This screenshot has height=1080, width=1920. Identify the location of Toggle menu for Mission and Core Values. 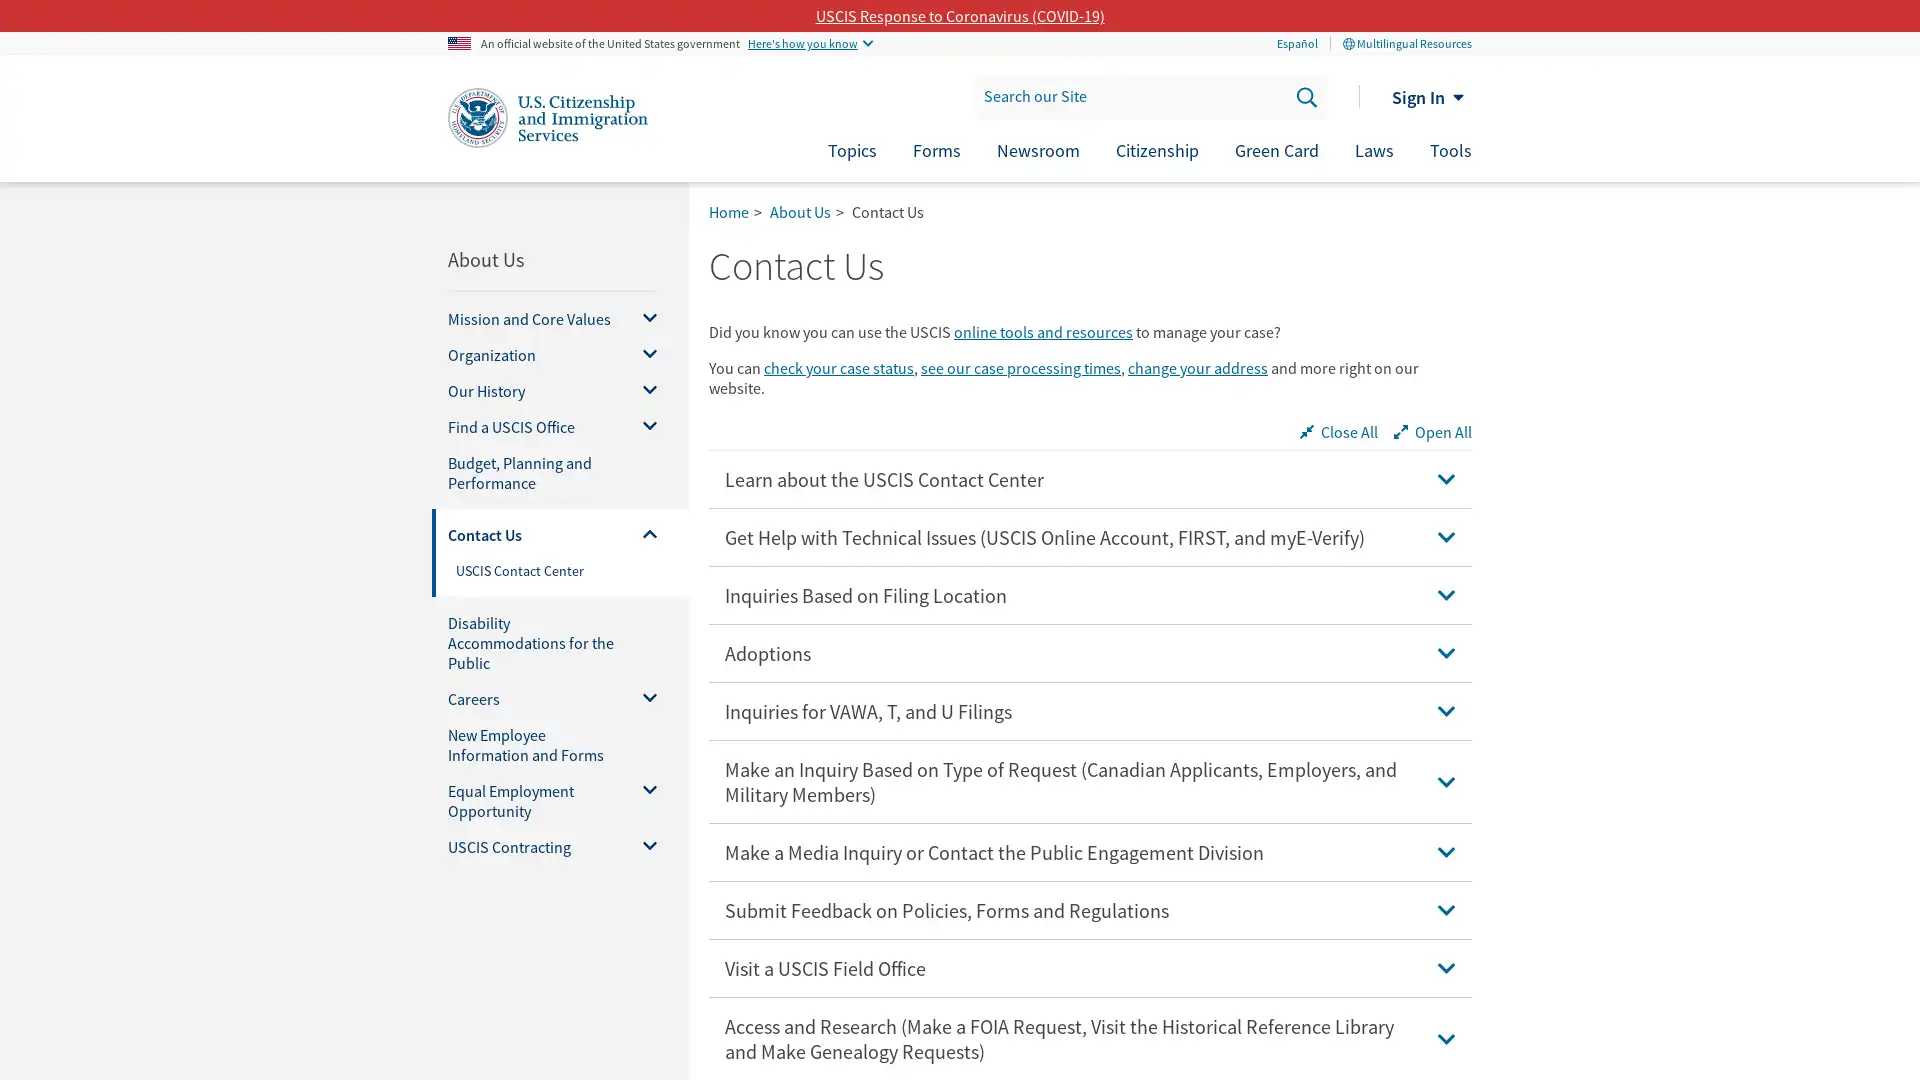
(642, 318).